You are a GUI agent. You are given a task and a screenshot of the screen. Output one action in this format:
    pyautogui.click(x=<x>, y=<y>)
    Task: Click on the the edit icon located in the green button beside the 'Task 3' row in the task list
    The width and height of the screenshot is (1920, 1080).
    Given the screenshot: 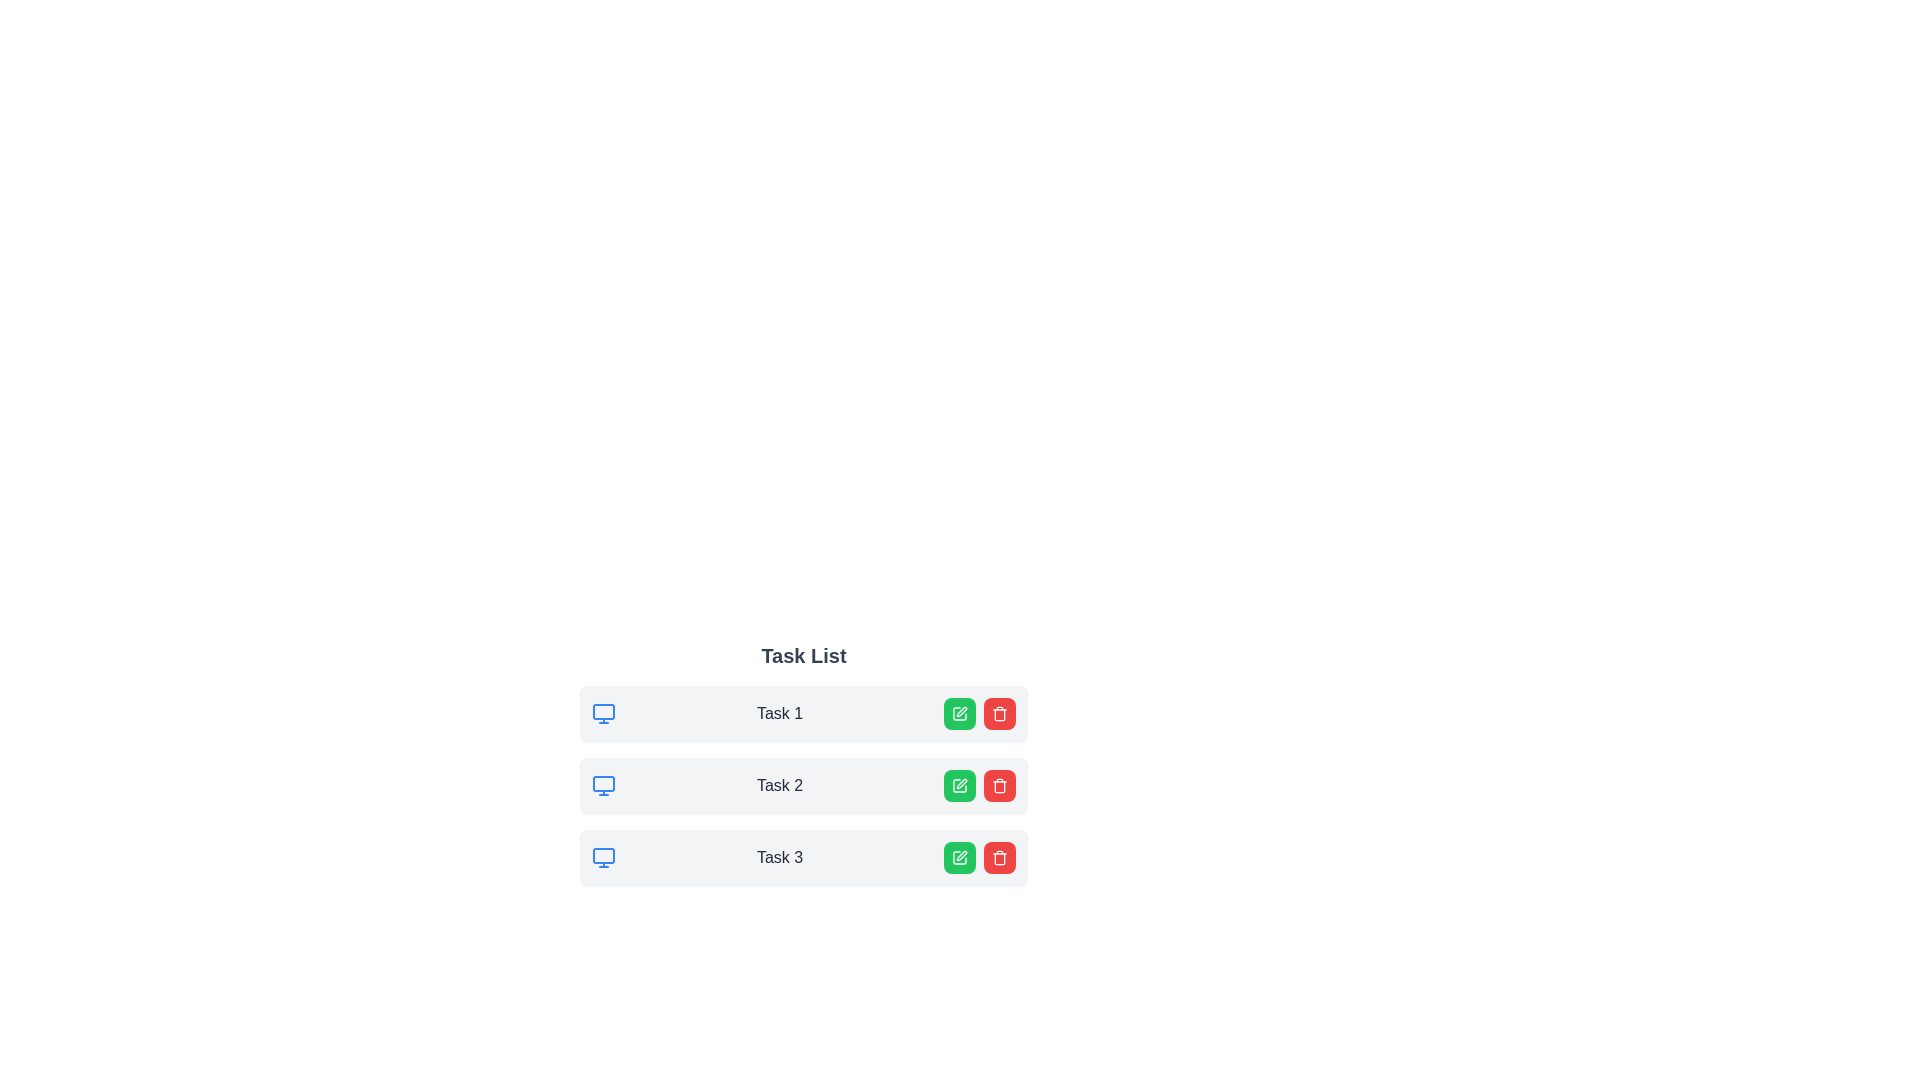 What is the action you would take?
    pyautogui.click(x=960, y=856)
    